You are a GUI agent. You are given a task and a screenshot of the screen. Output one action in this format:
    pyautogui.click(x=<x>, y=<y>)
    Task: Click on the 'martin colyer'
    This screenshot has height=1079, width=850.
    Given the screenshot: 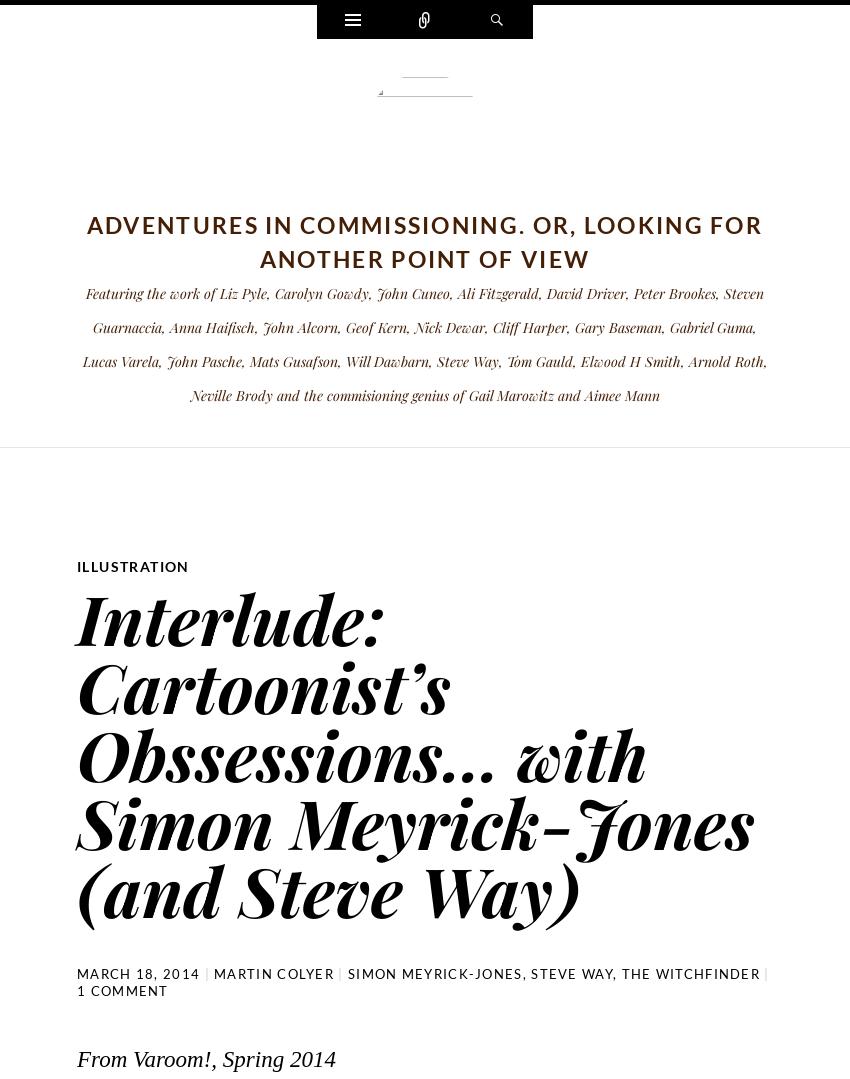 What is the action you would take?
    pyautogui.click(x=273, y=972)
    